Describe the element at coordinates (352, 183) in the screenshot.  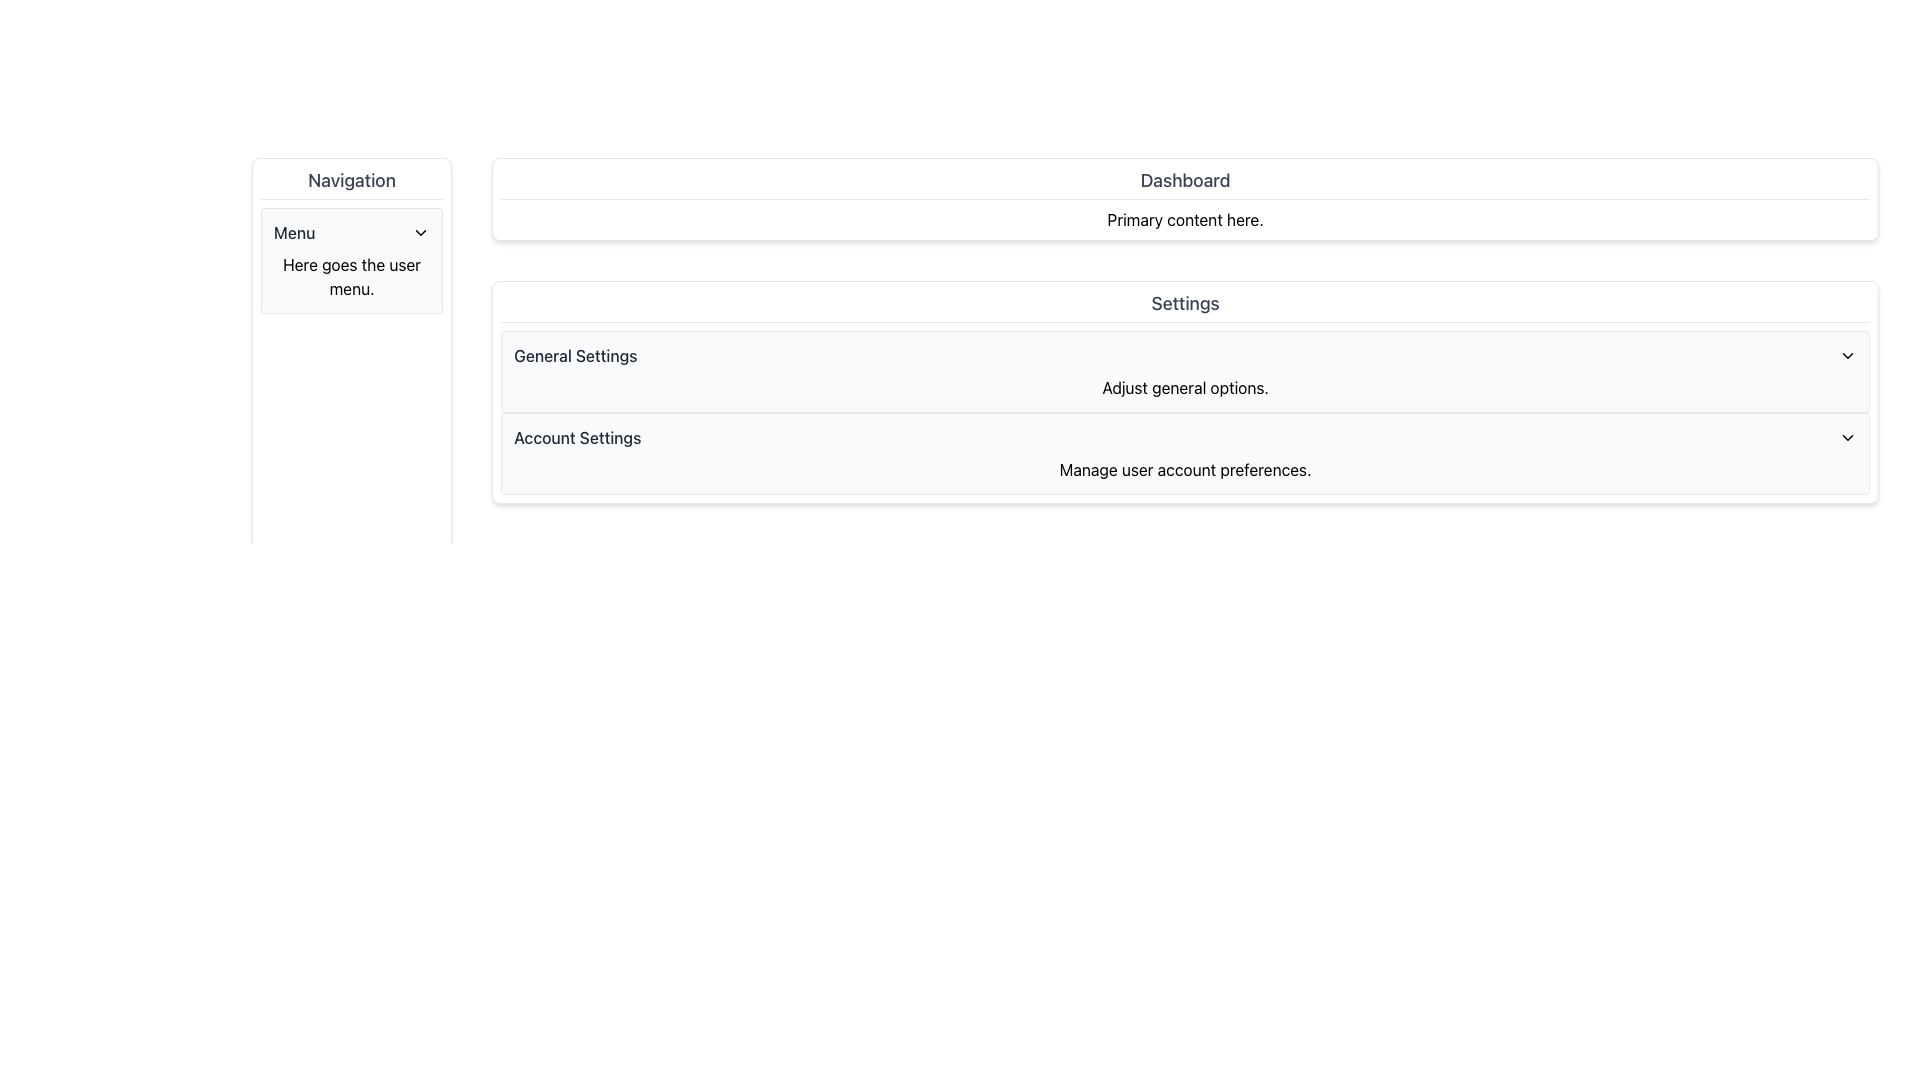
I see `text of the descriptive title located at the top of the vertical navigation panel on the left side of the interface` at that location.